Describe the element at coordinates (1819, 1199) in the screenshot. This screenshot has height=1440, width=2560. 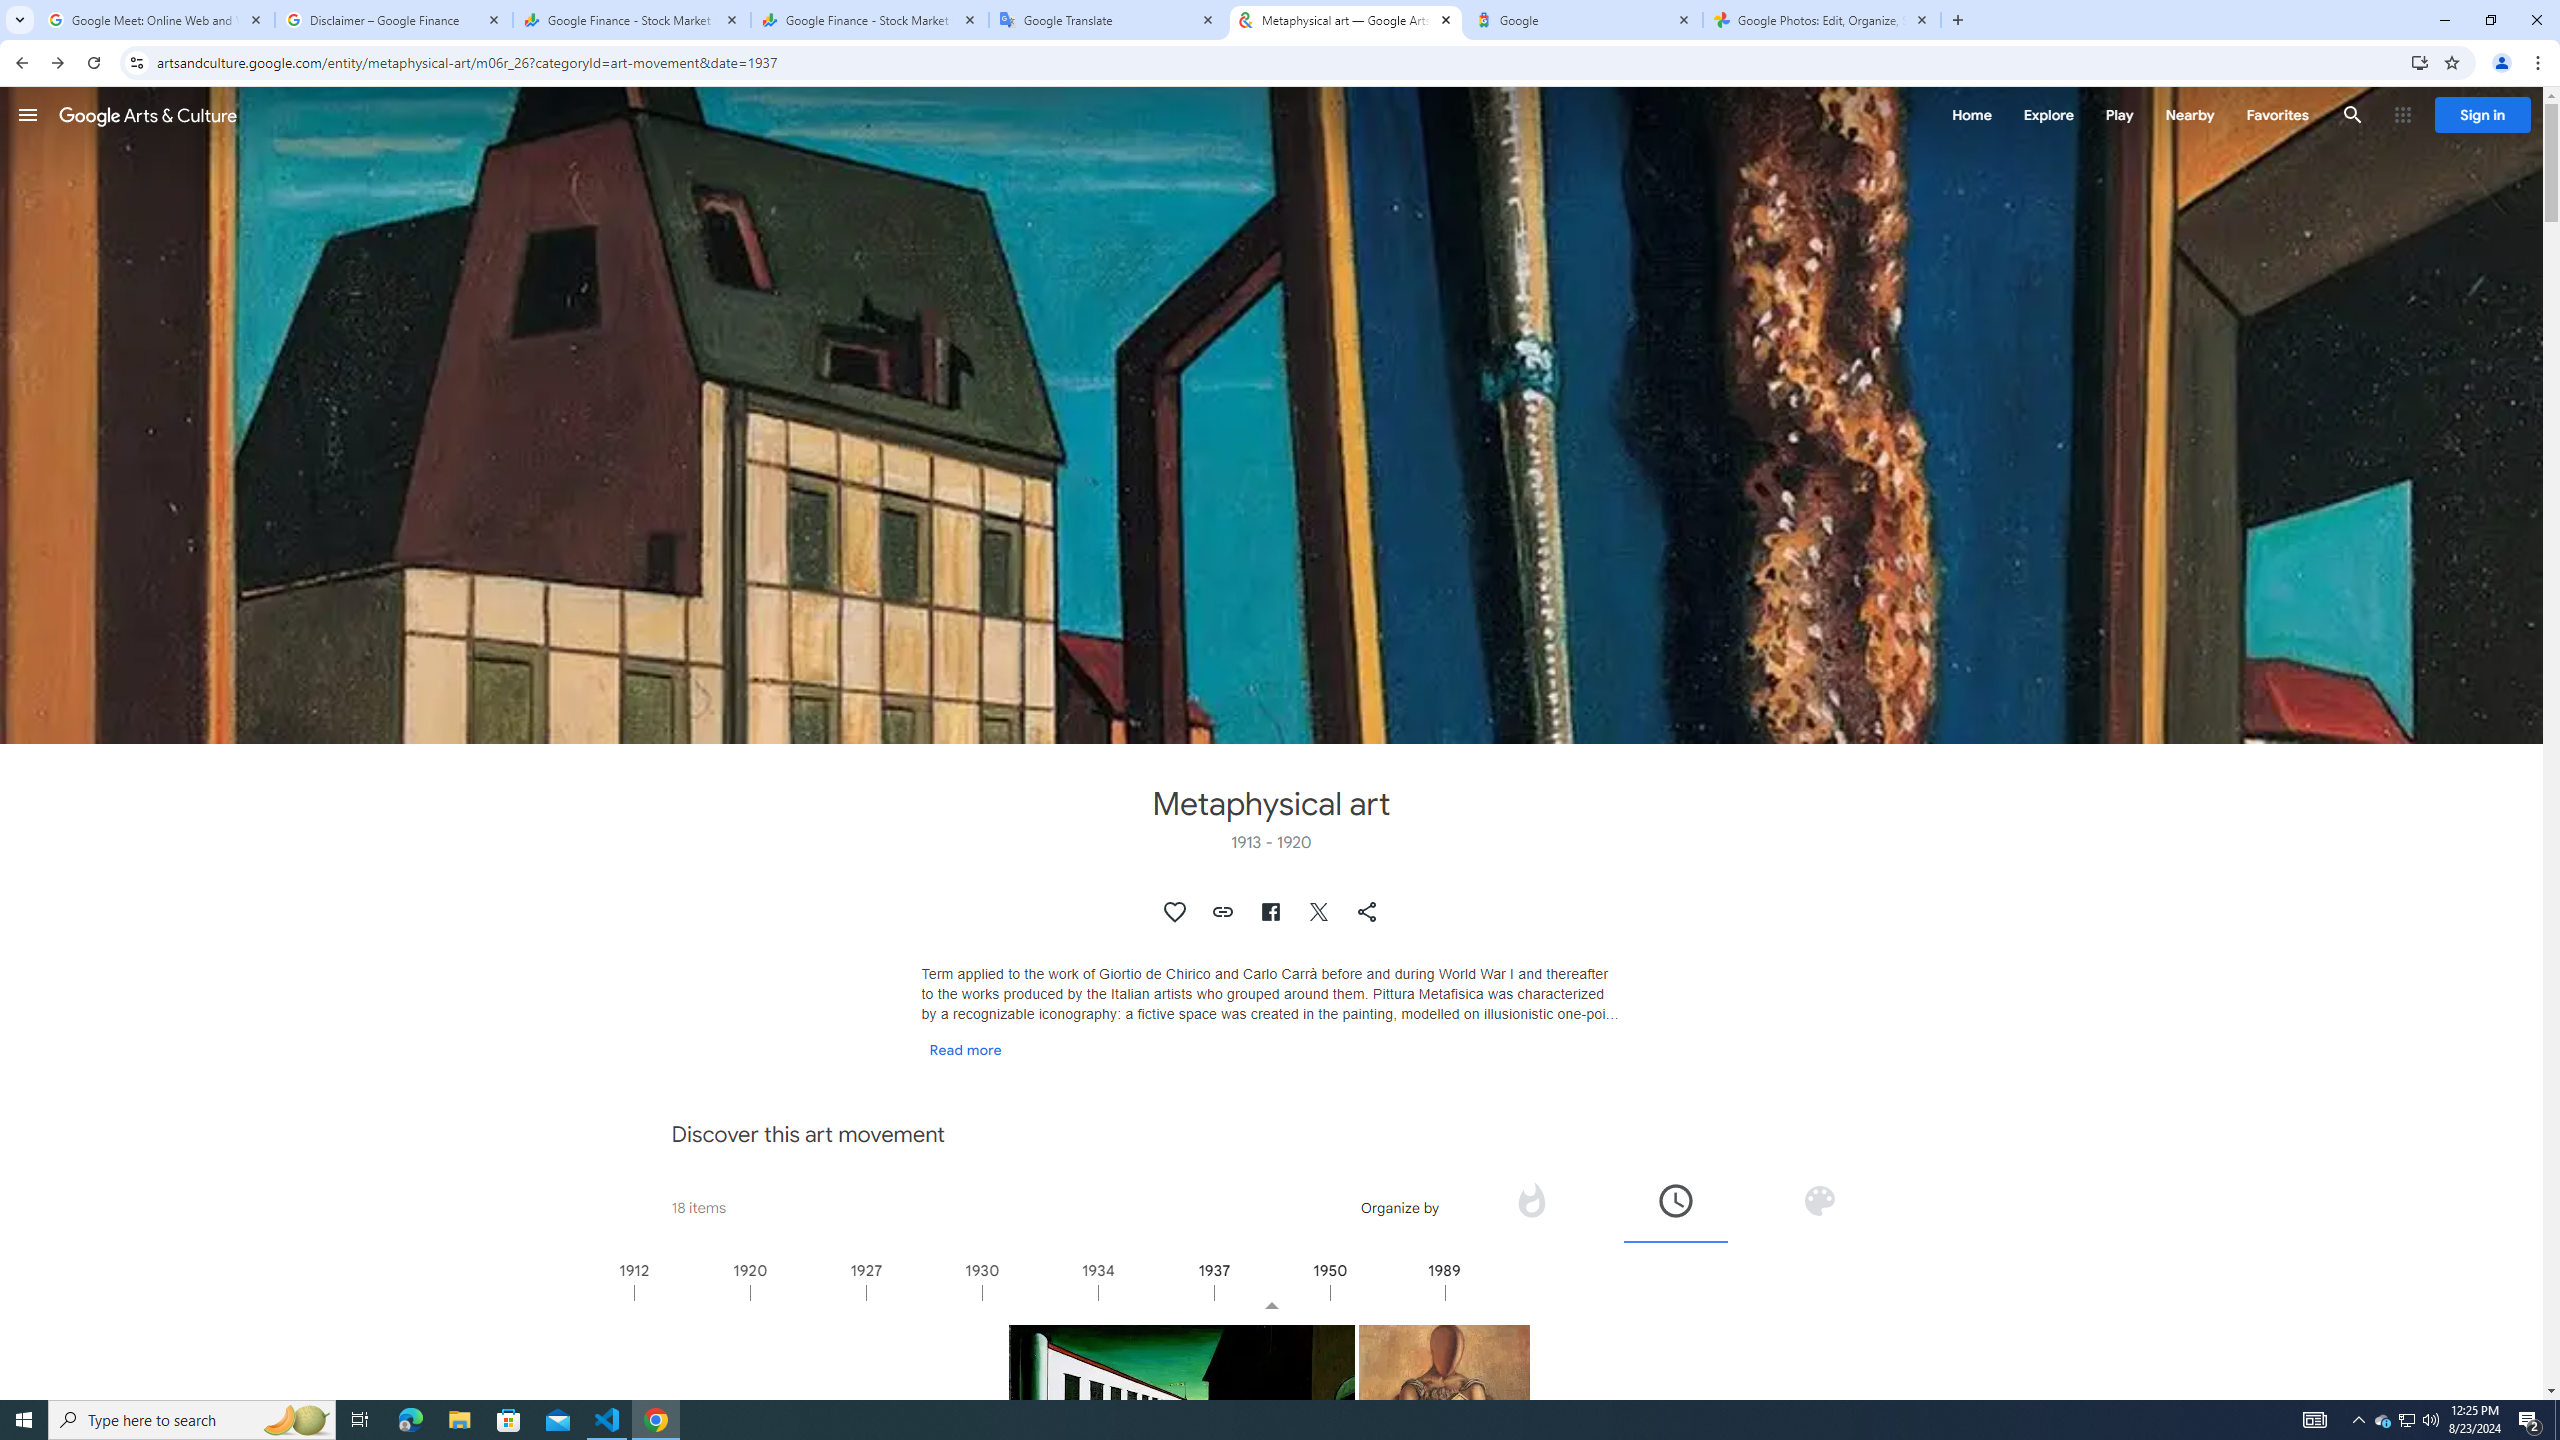
I see `'Organize by color'` at that location.